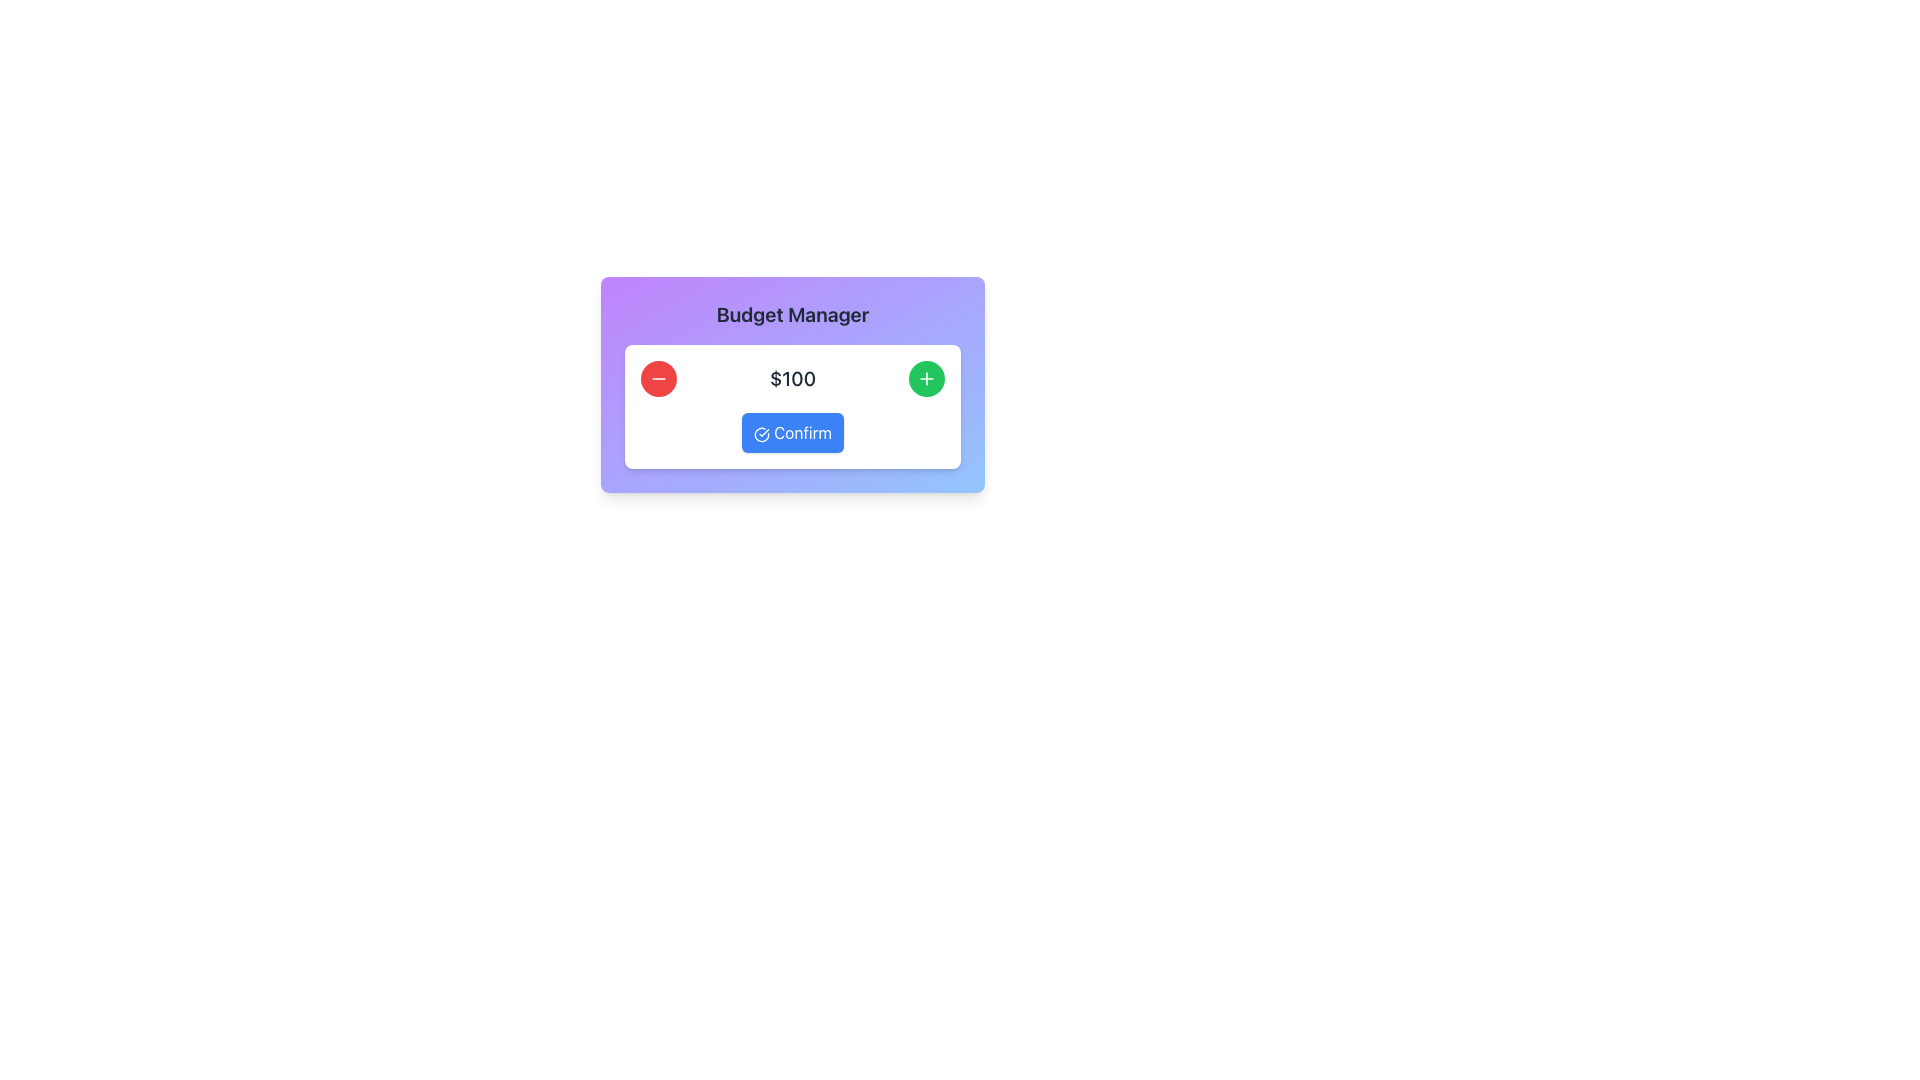  What do you see at coordinates (925, 378) in the screenshot?
I see `the circular green button with a white plus symbol, which is positioned to the right of the '$100' text` at bounding box center [925, 378].